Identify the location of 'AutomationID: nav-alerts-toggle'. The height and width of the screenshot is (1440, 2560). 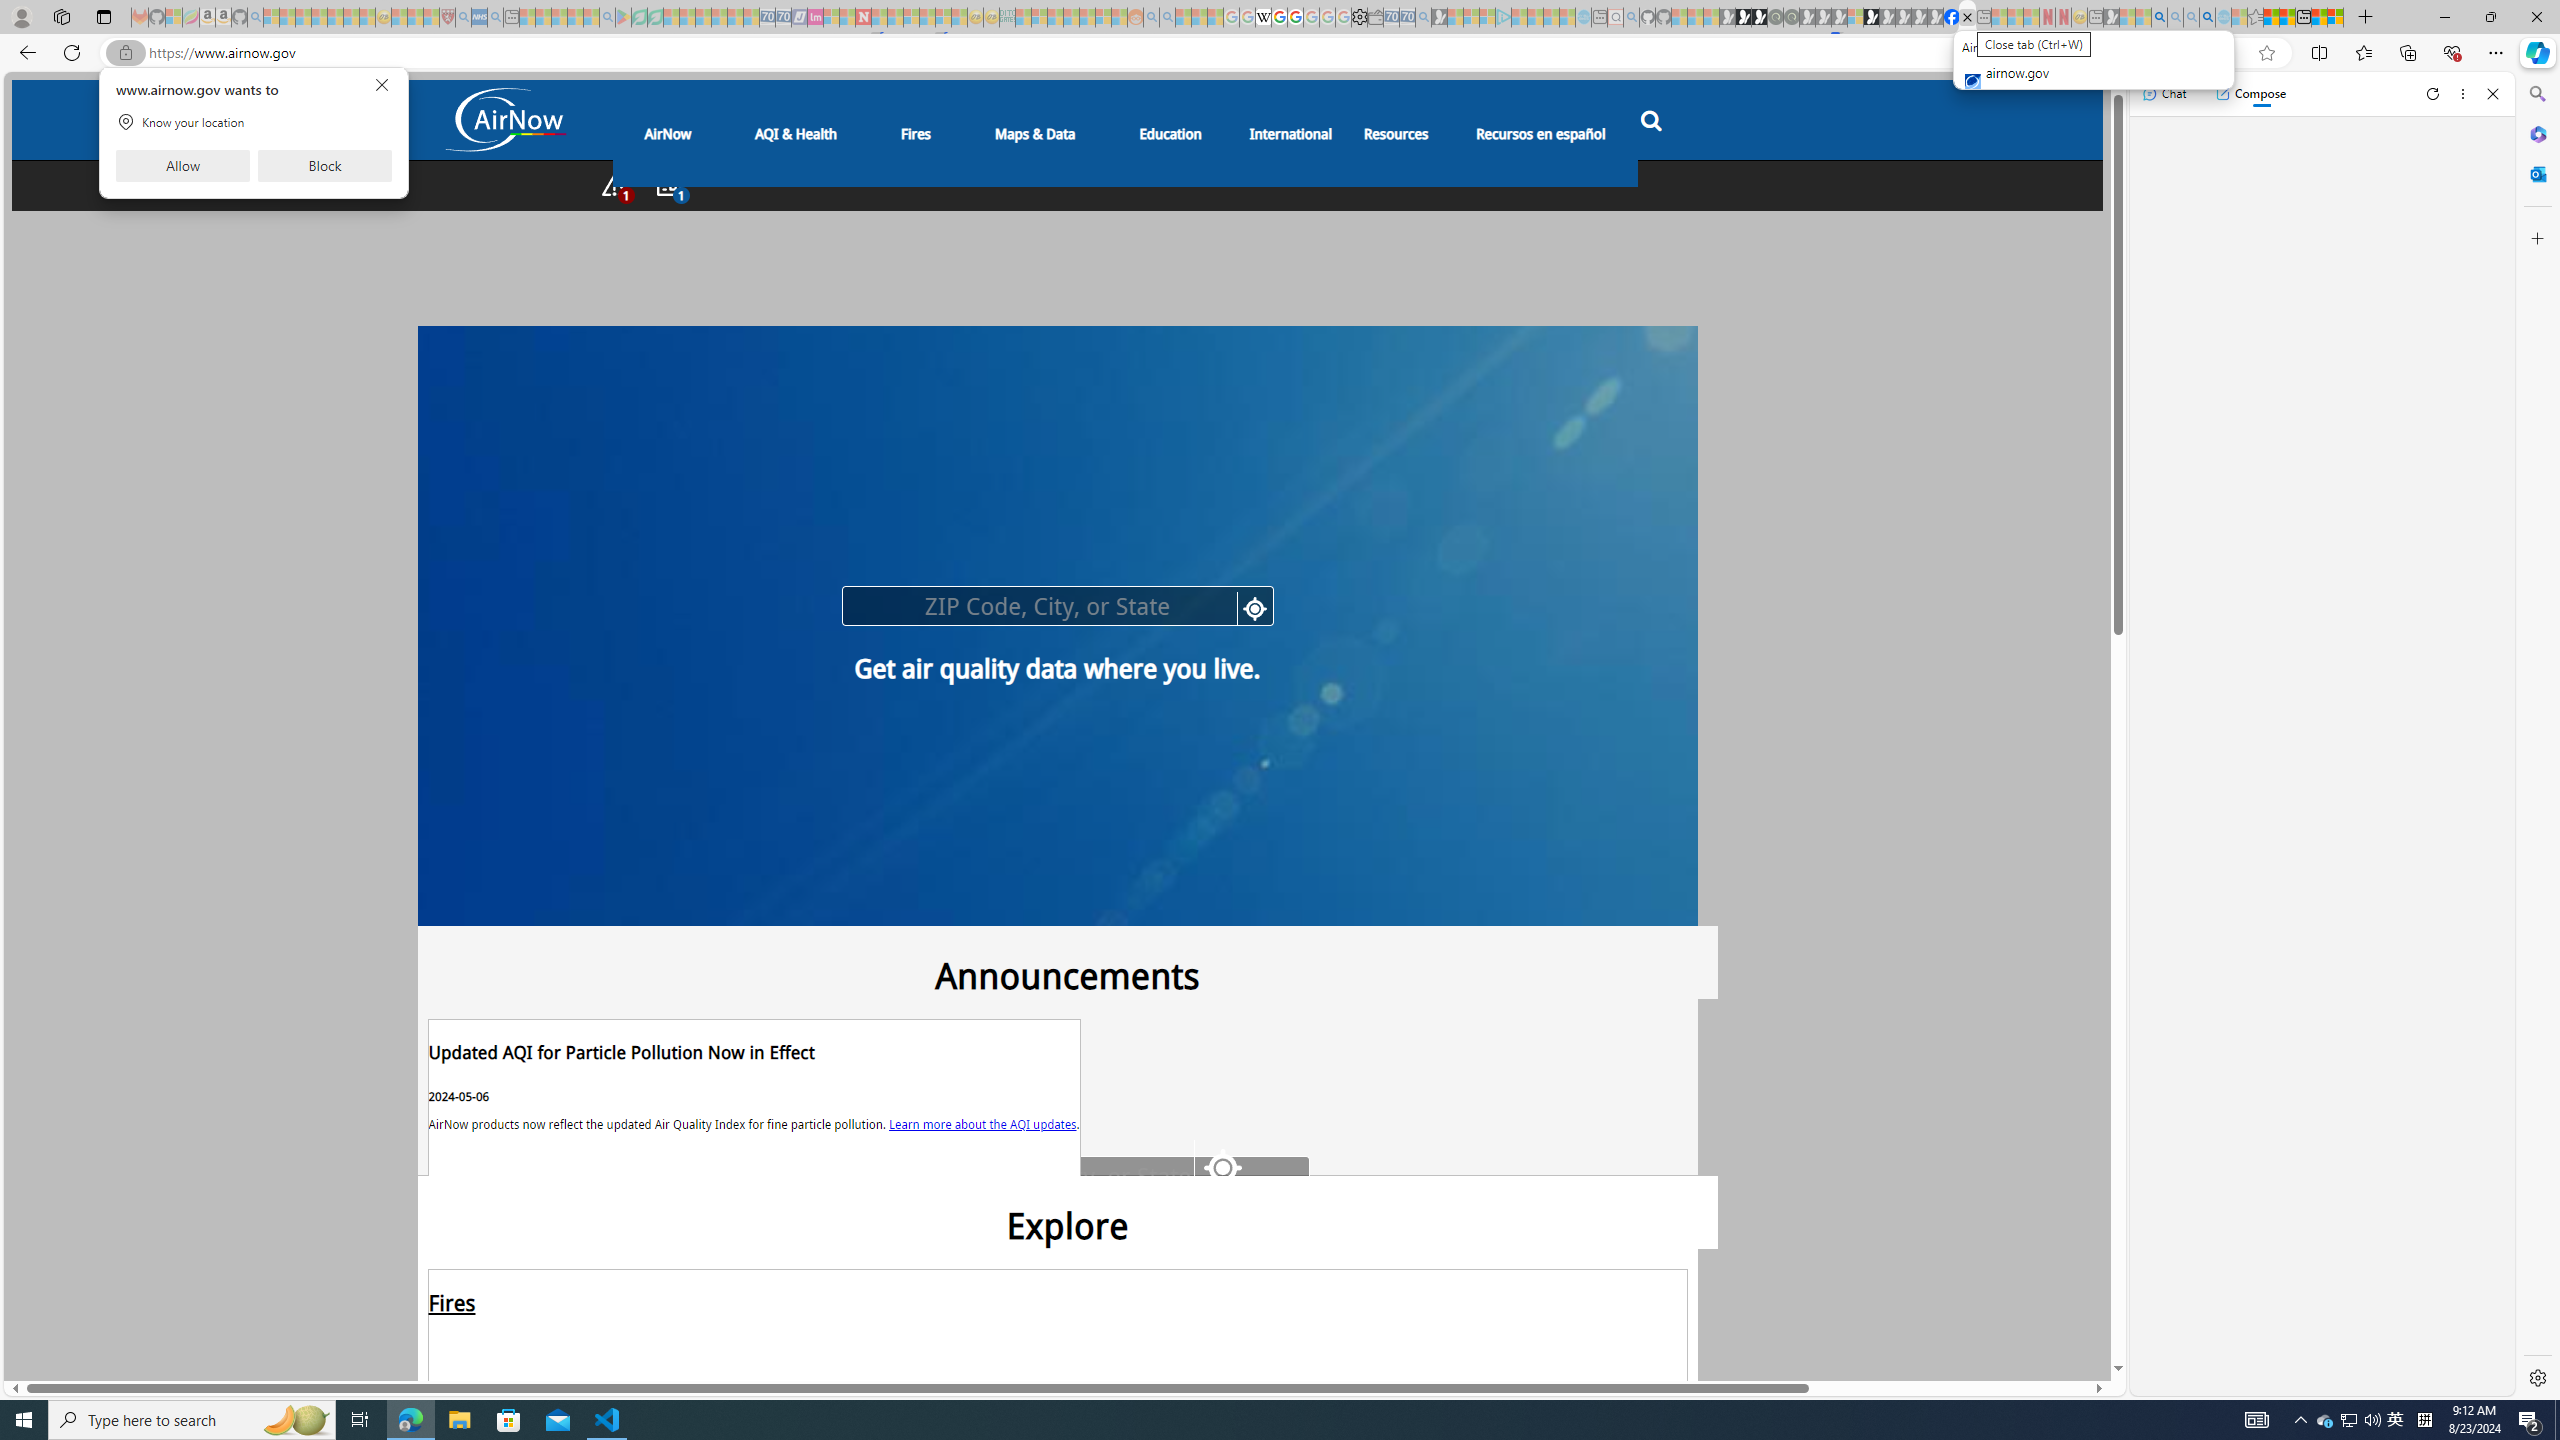
(613, 184).